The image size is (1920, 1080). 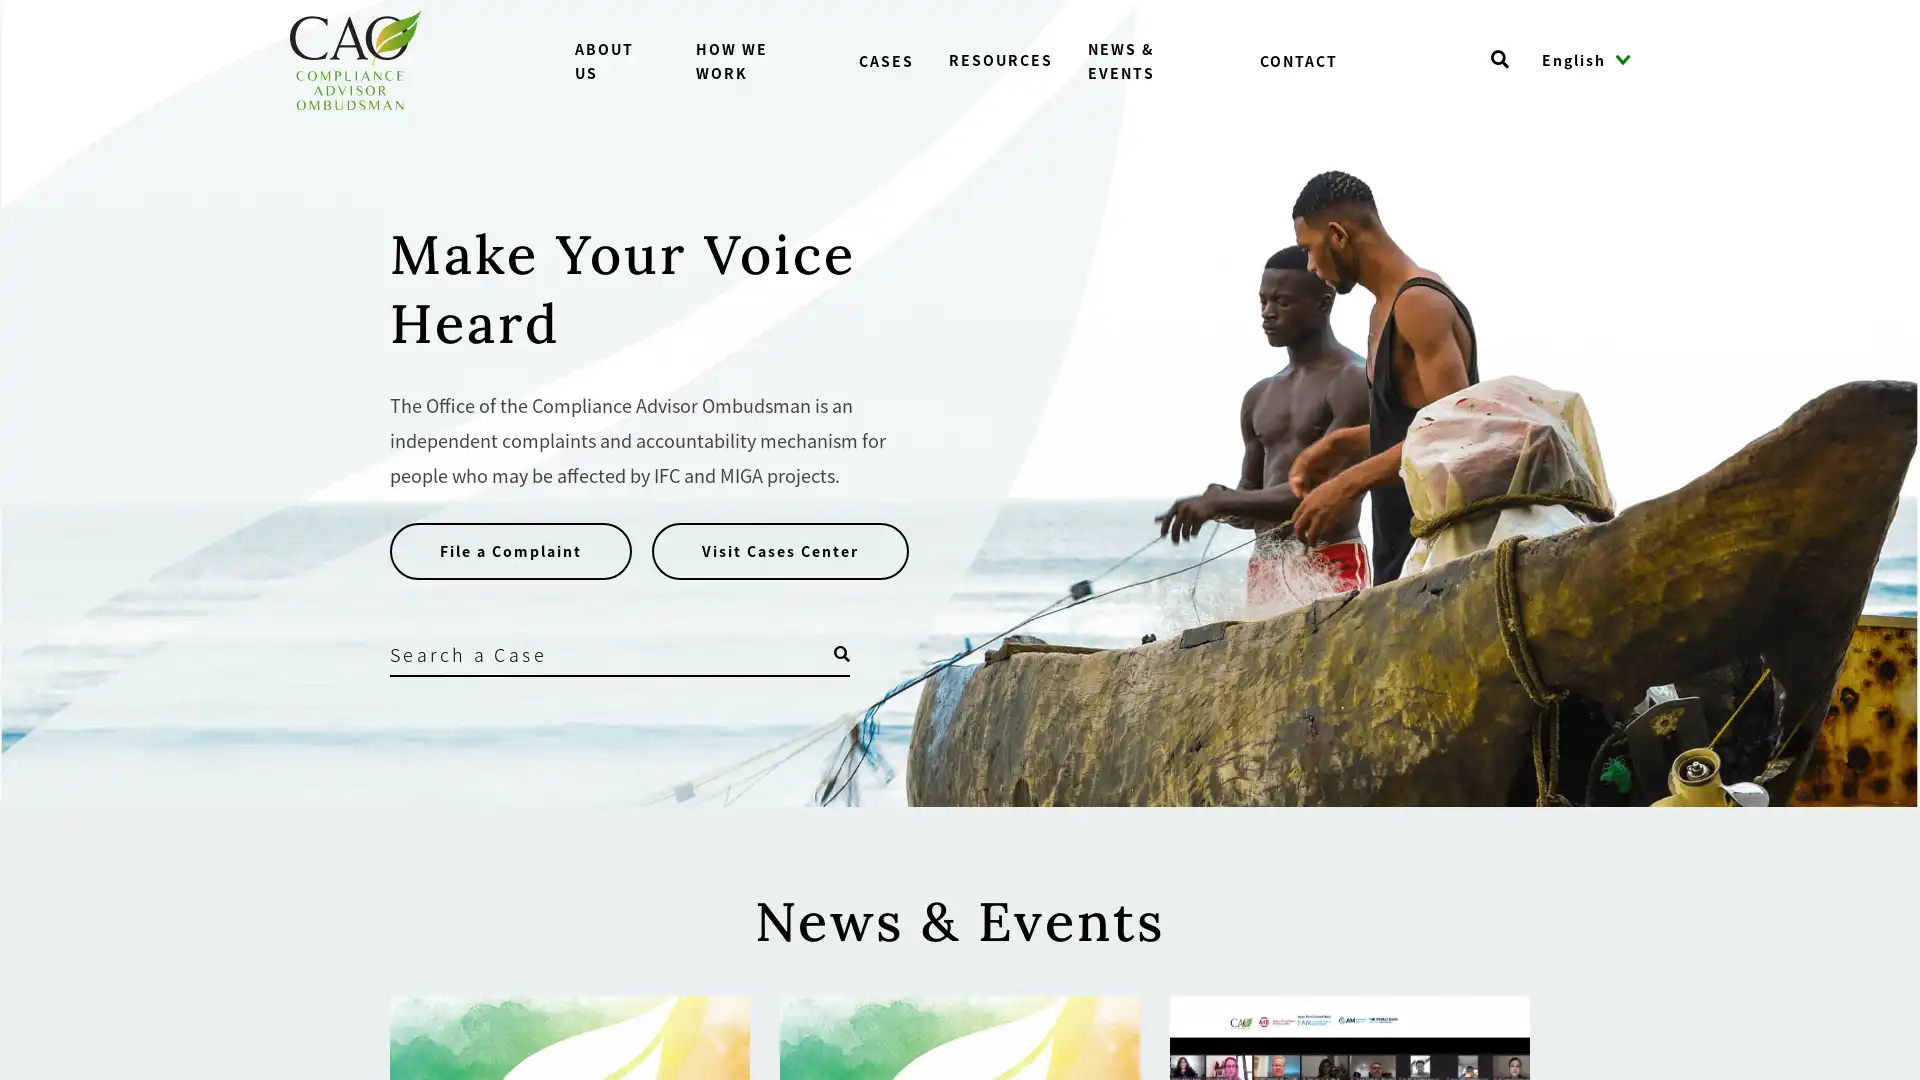 What do you see at coordinates (389, 675) in the screenshot?
I see `Search` at bounding box center [389, 675].